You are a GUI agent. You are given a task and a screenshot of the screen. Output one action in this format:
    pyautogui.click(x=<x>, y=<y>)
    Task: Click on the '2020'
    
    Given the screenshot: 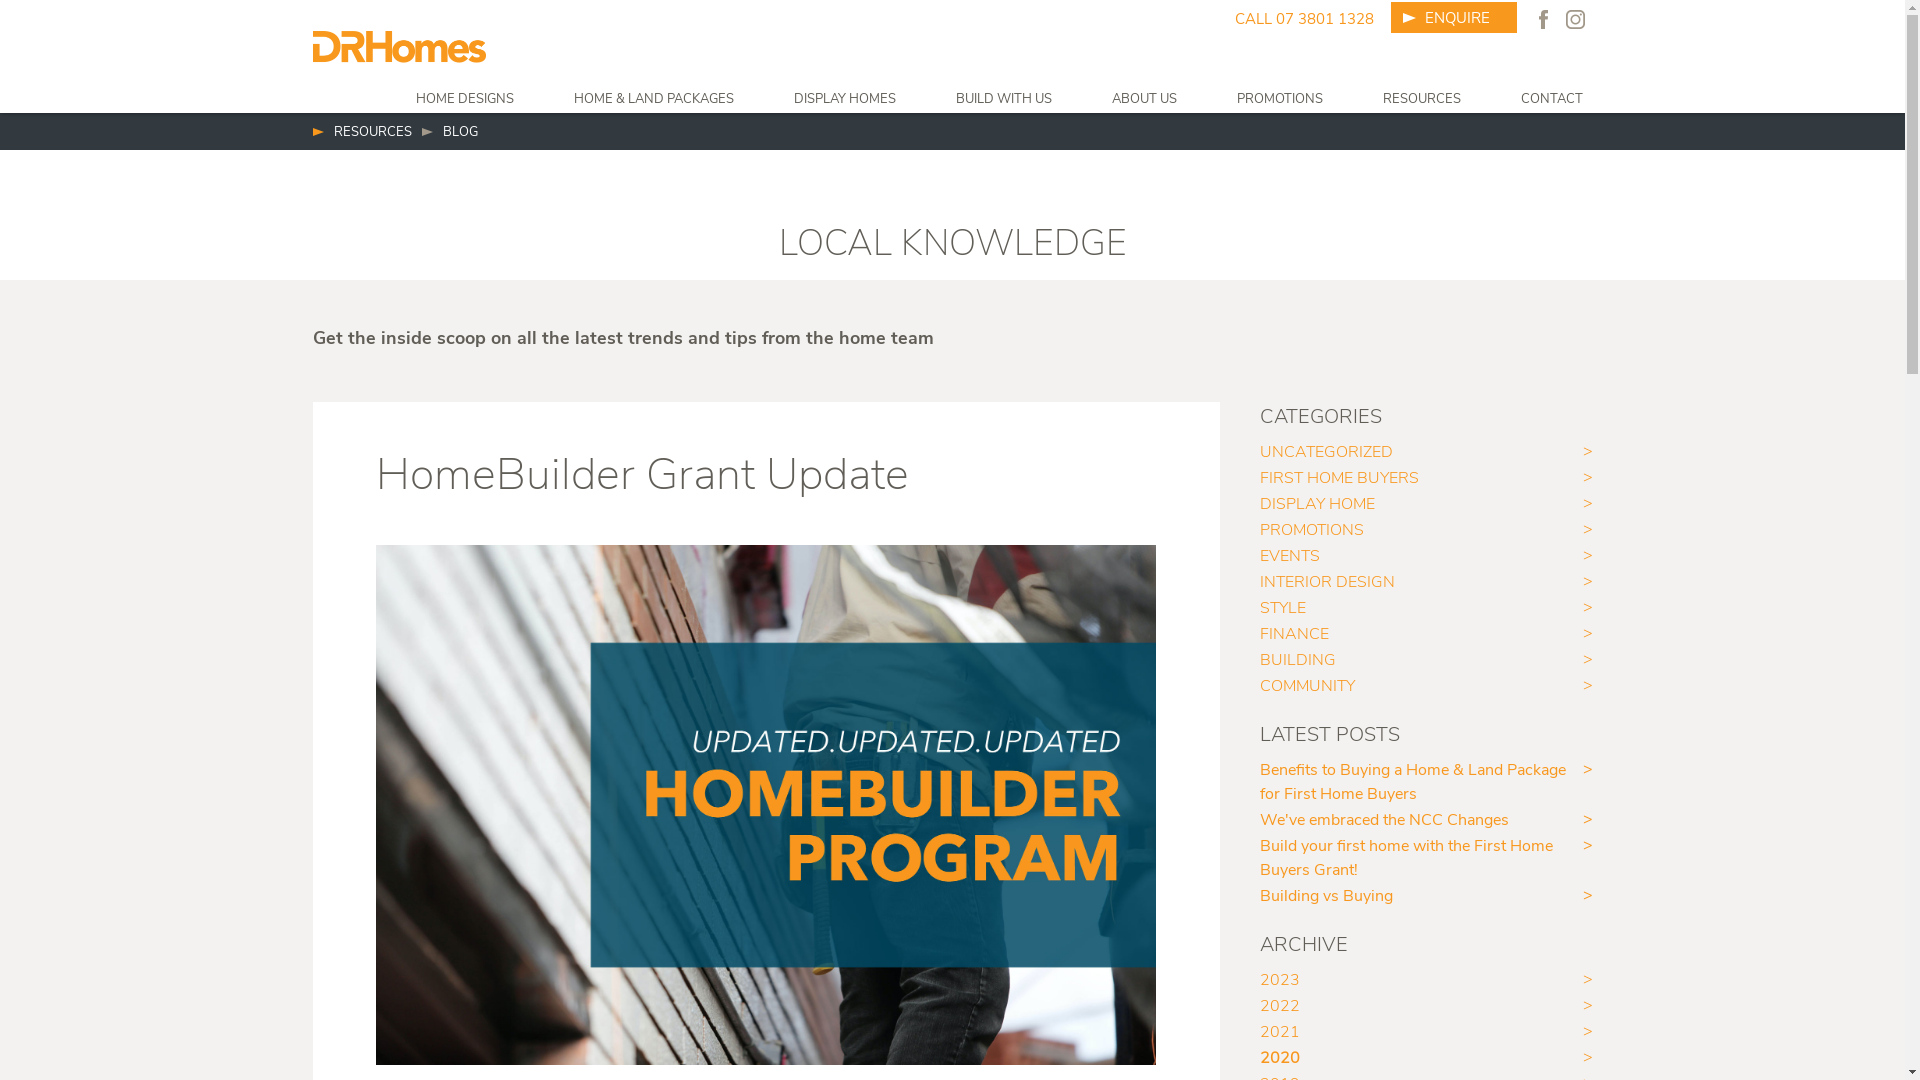 What is the action you would take?
    pyautogui.click(x=1424, y=1056)
    